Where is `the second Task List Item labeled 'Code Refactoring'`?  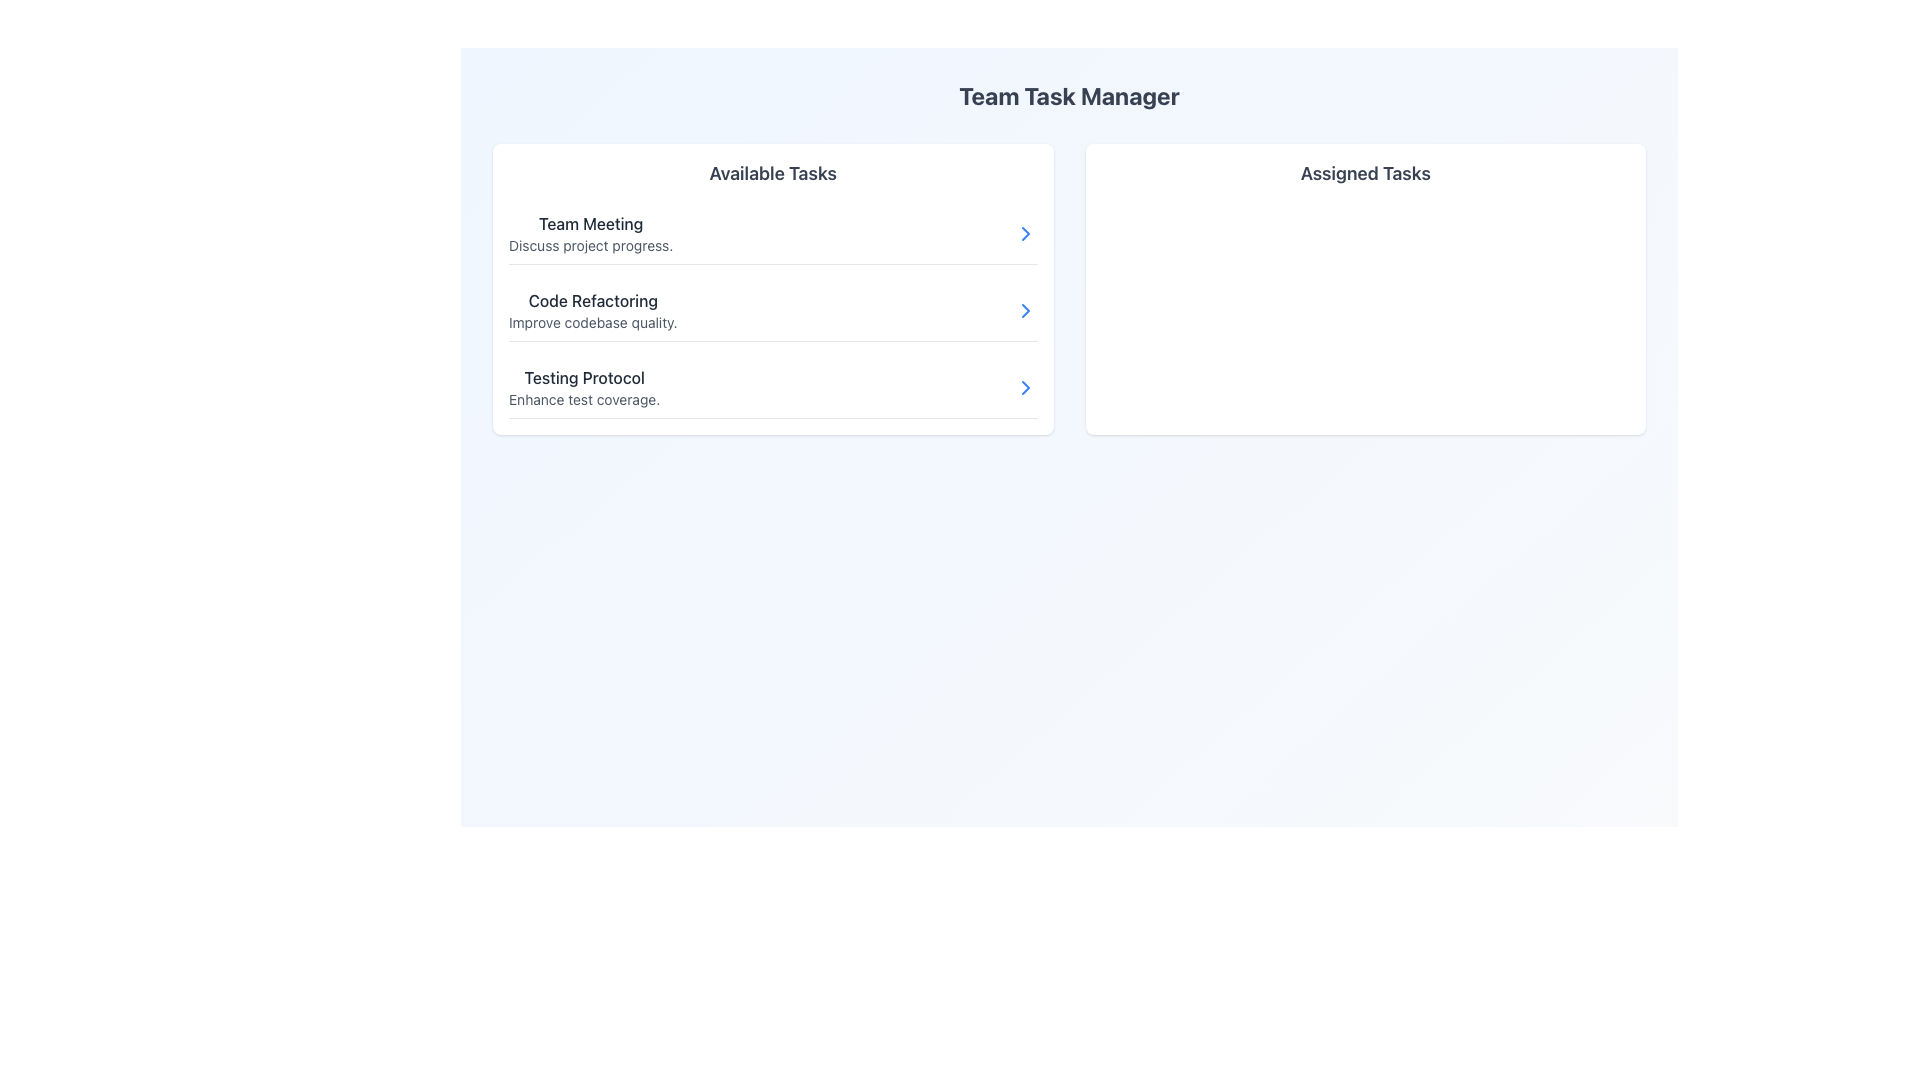 the second Task List Item labeled 'Code Refactoring' is located at coordinates (772, 289).